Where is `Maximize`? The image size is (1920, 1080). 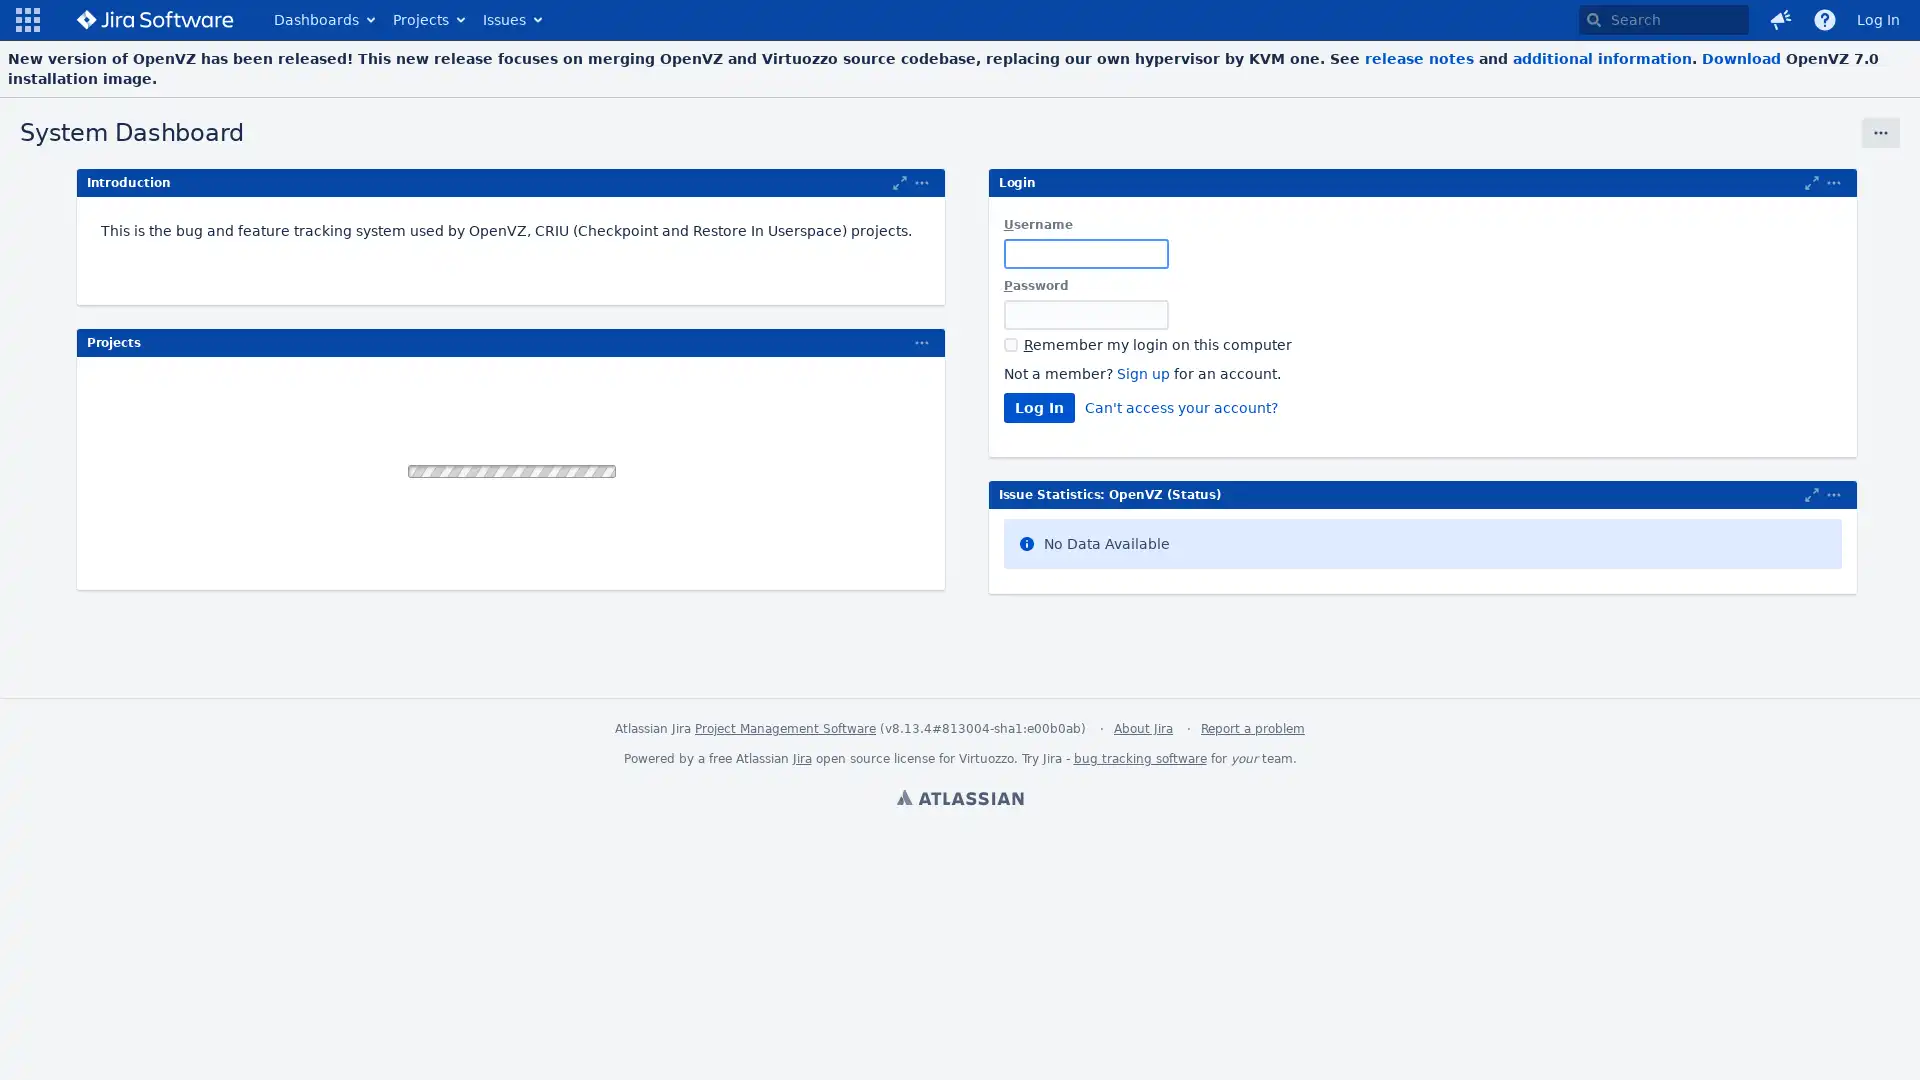 Maximize is located at coordinates (1833, 182).